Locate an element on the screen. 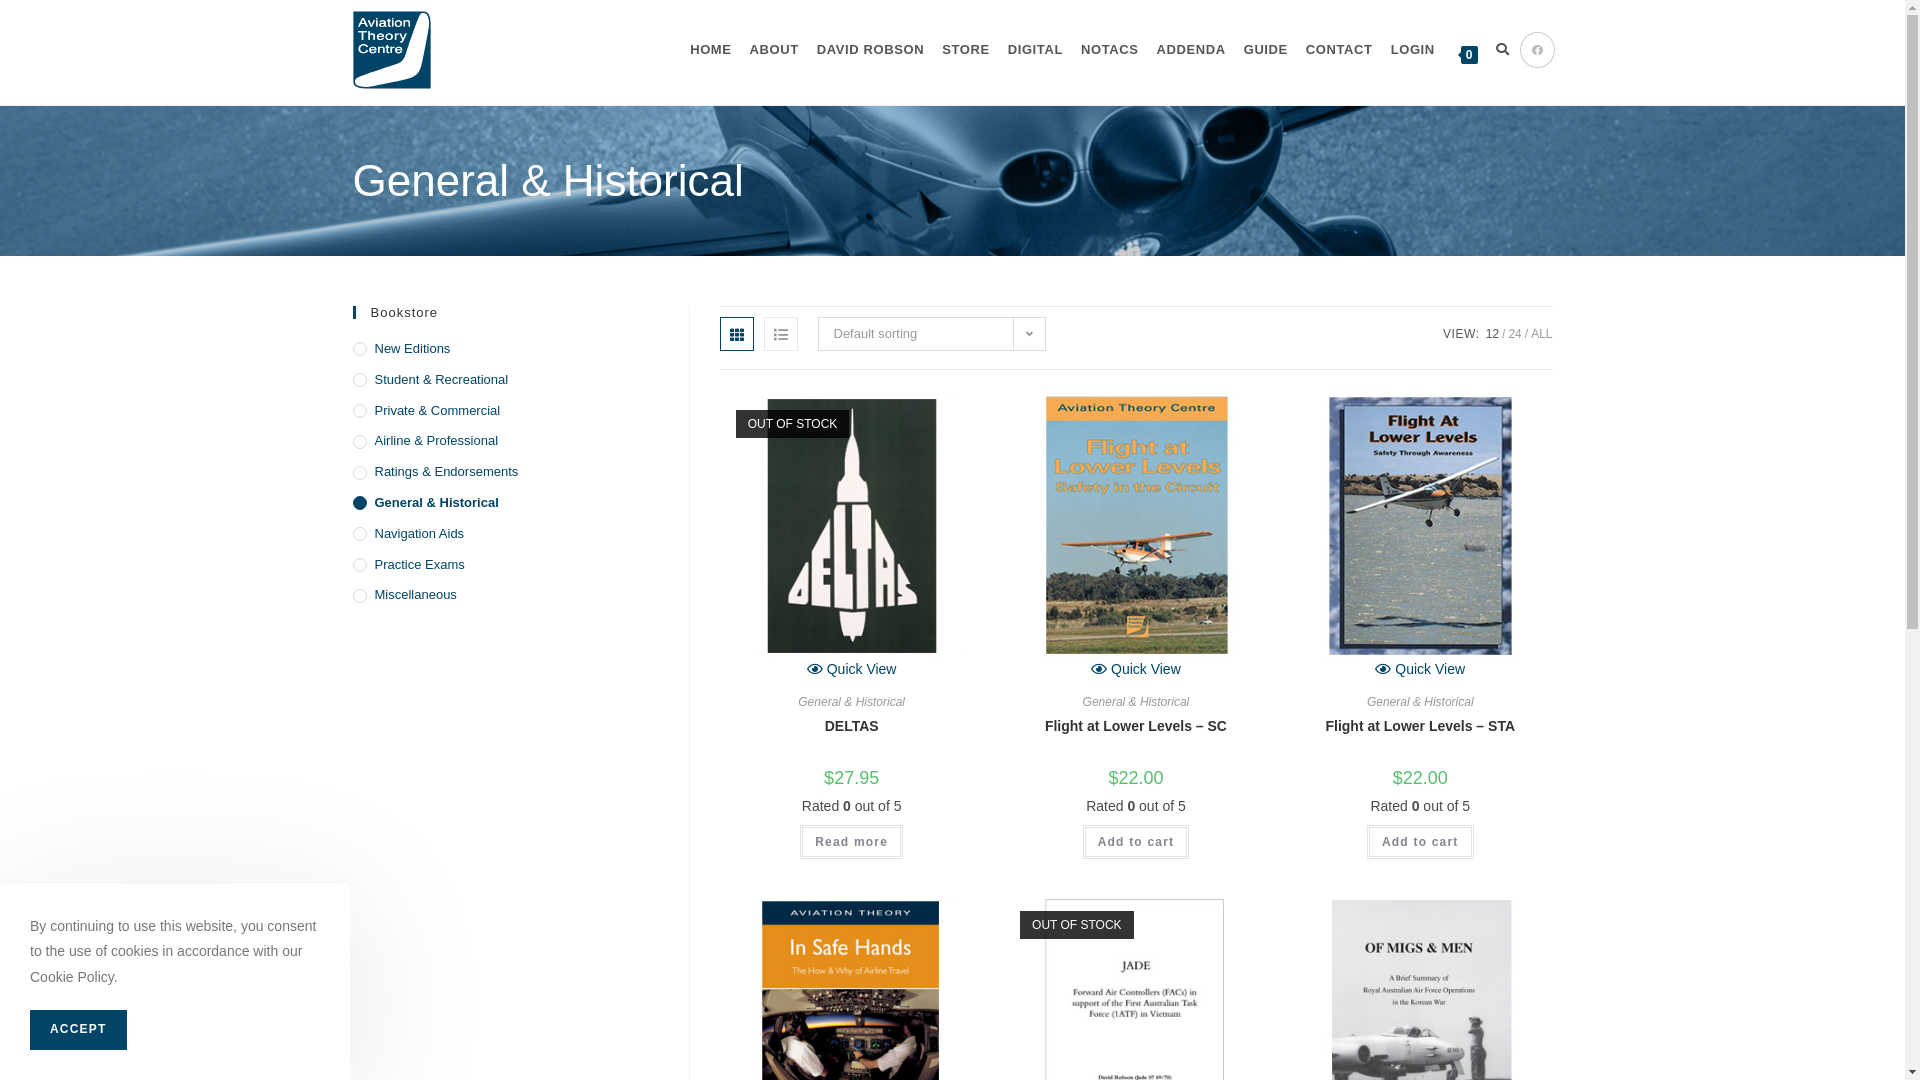  'ALL' is located at coordinates (1540, 333).